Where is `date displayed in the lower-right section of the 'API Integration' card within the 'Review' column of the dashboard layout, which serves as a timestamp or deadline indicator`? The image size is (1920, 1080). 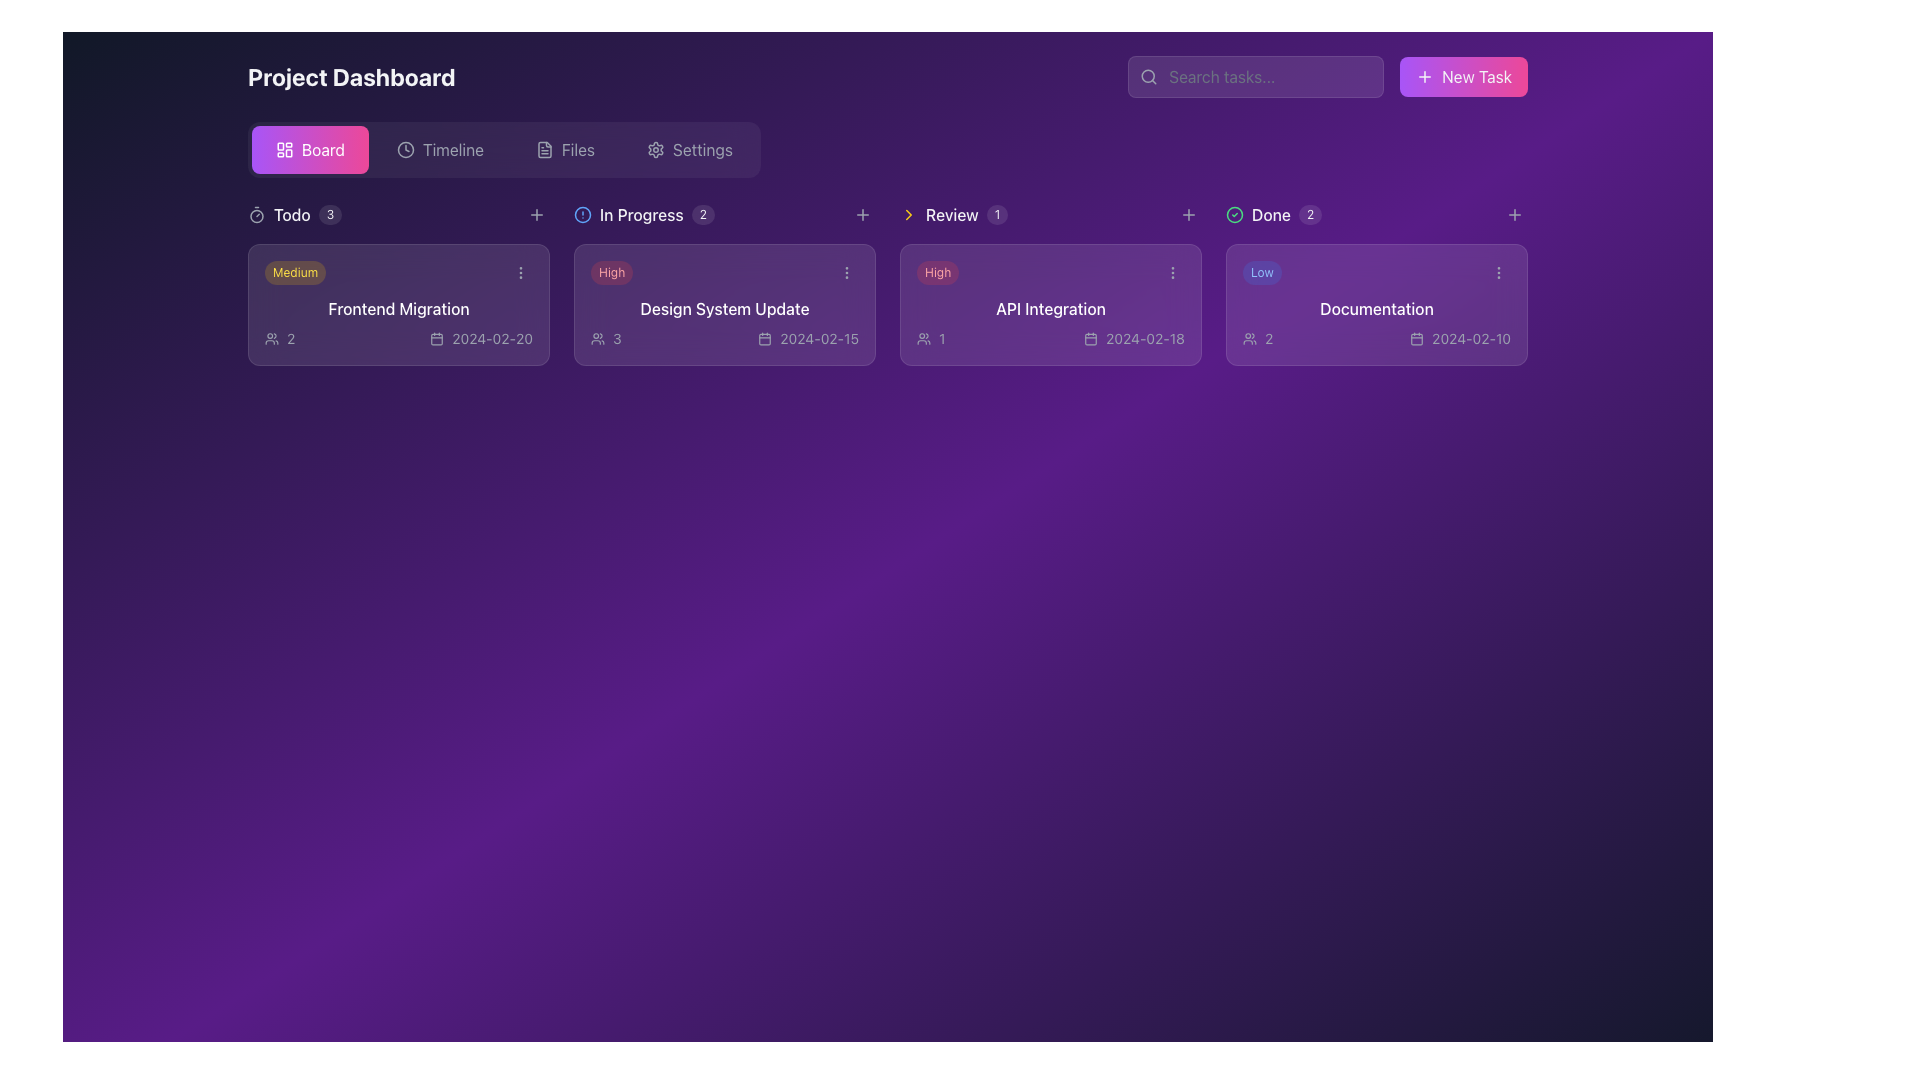
date displayed in the lower-right section of the 'API Integration' card within the 'Review' column of the dashboard layout, which serves as a timestamp or deadline indicator is located at coordinates (1134, 338).